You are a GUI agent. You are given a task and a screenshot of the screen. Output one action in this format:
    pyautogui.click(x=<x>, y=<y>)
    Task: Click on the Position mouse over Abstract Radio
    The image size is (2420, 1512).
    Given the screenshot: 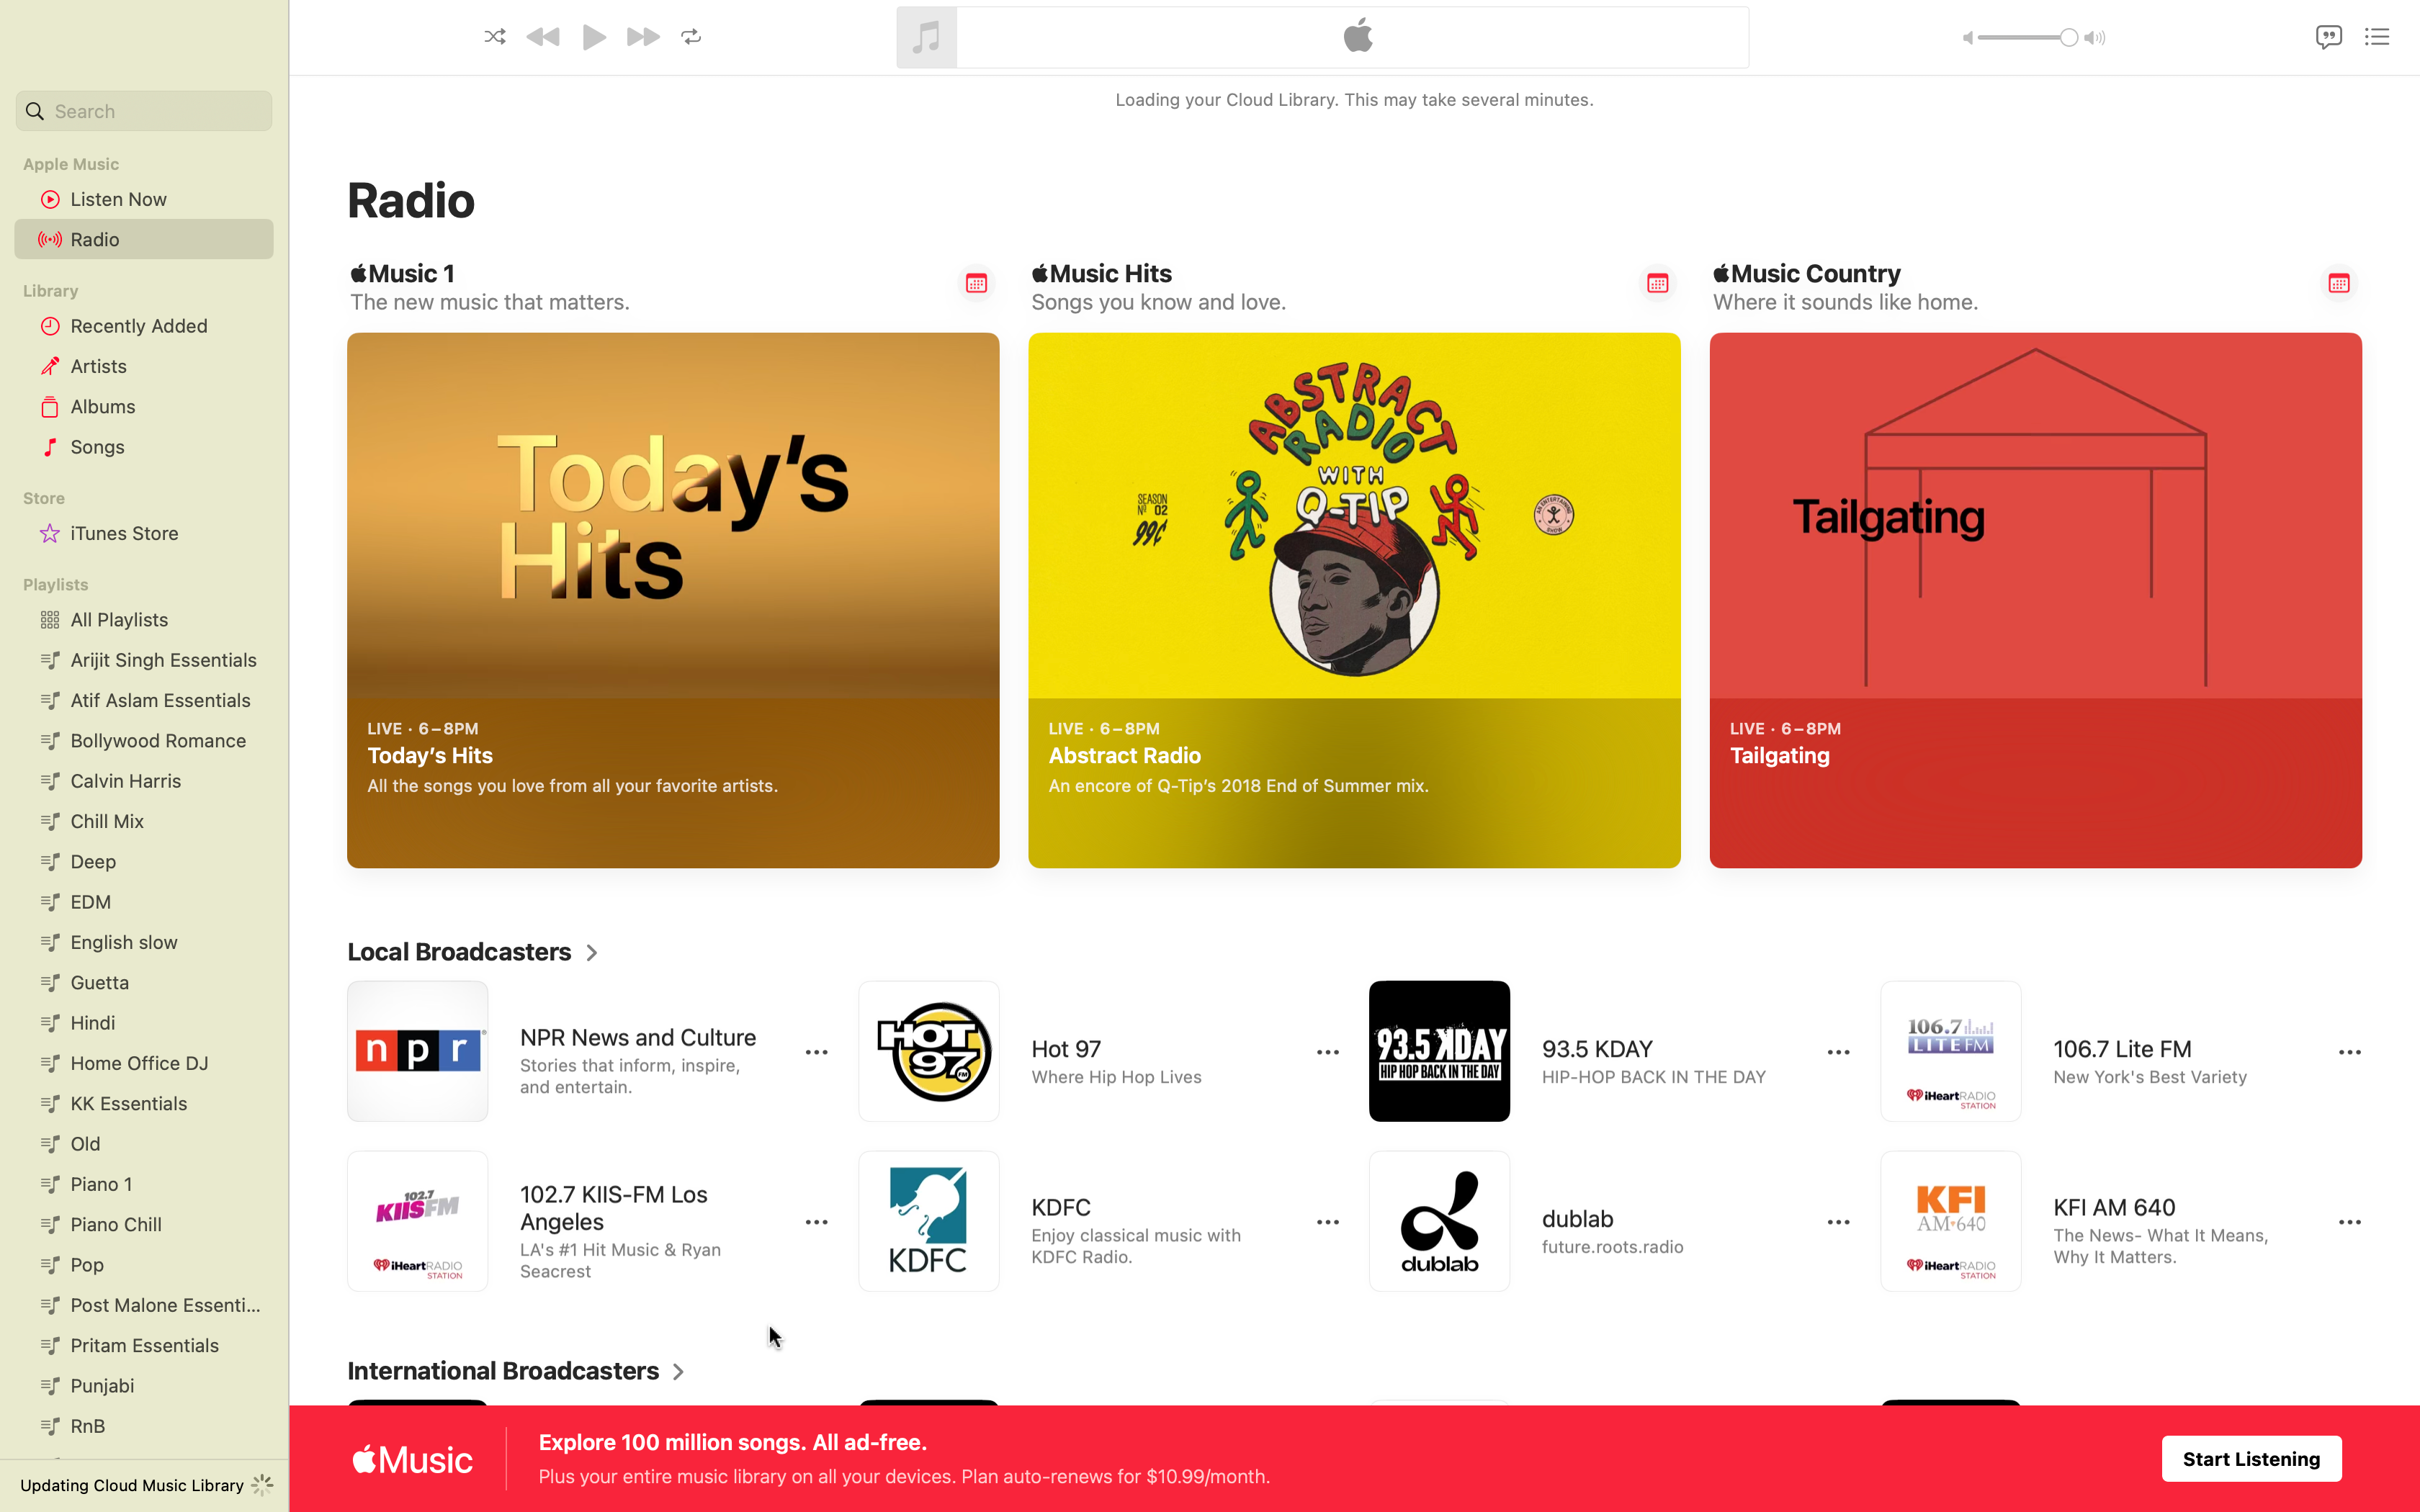 What is the action you would take?
    pyautogui.click(x=4548390, y=1257984)
    